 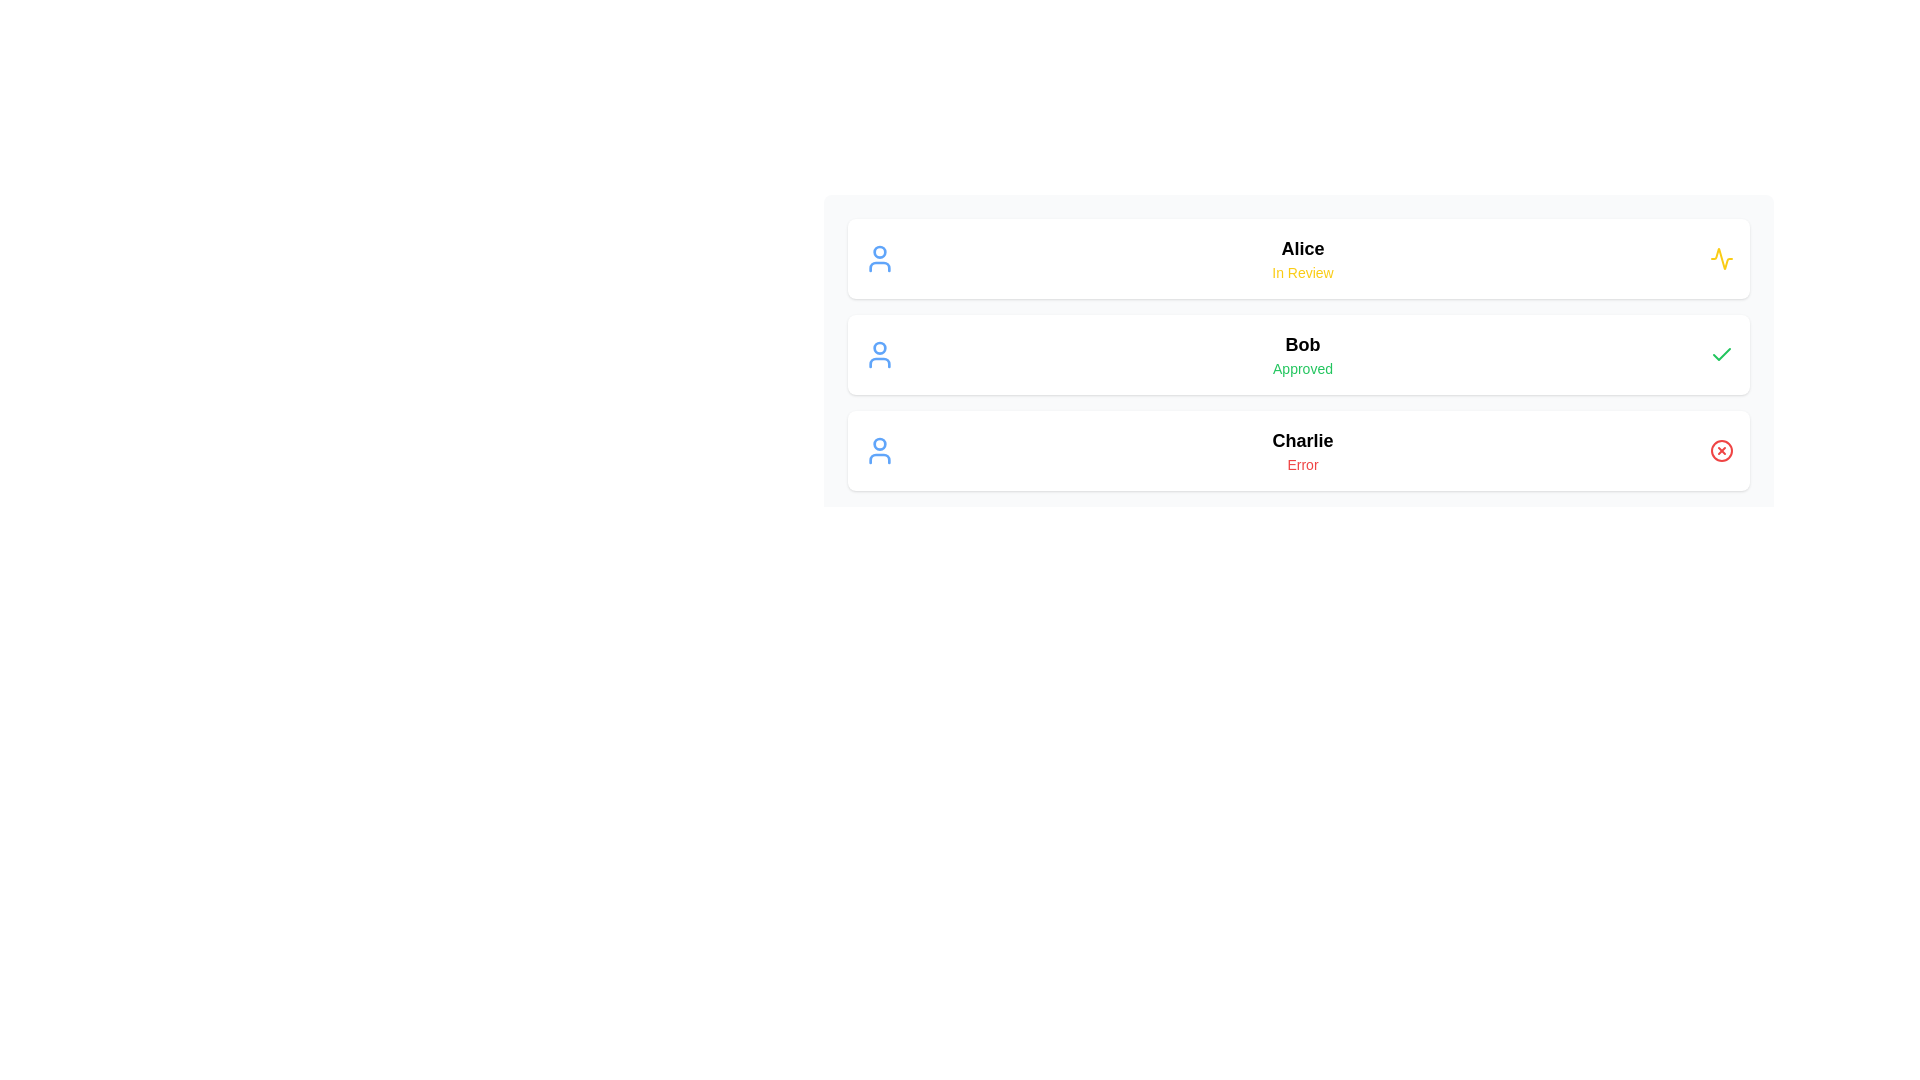 What do you see at coordinates (1302, 257) in the screenshot?
I see `the Text Display Block that shows the user's name and current status, located in the first section of the card layout` at bounding box center [1302, 257].